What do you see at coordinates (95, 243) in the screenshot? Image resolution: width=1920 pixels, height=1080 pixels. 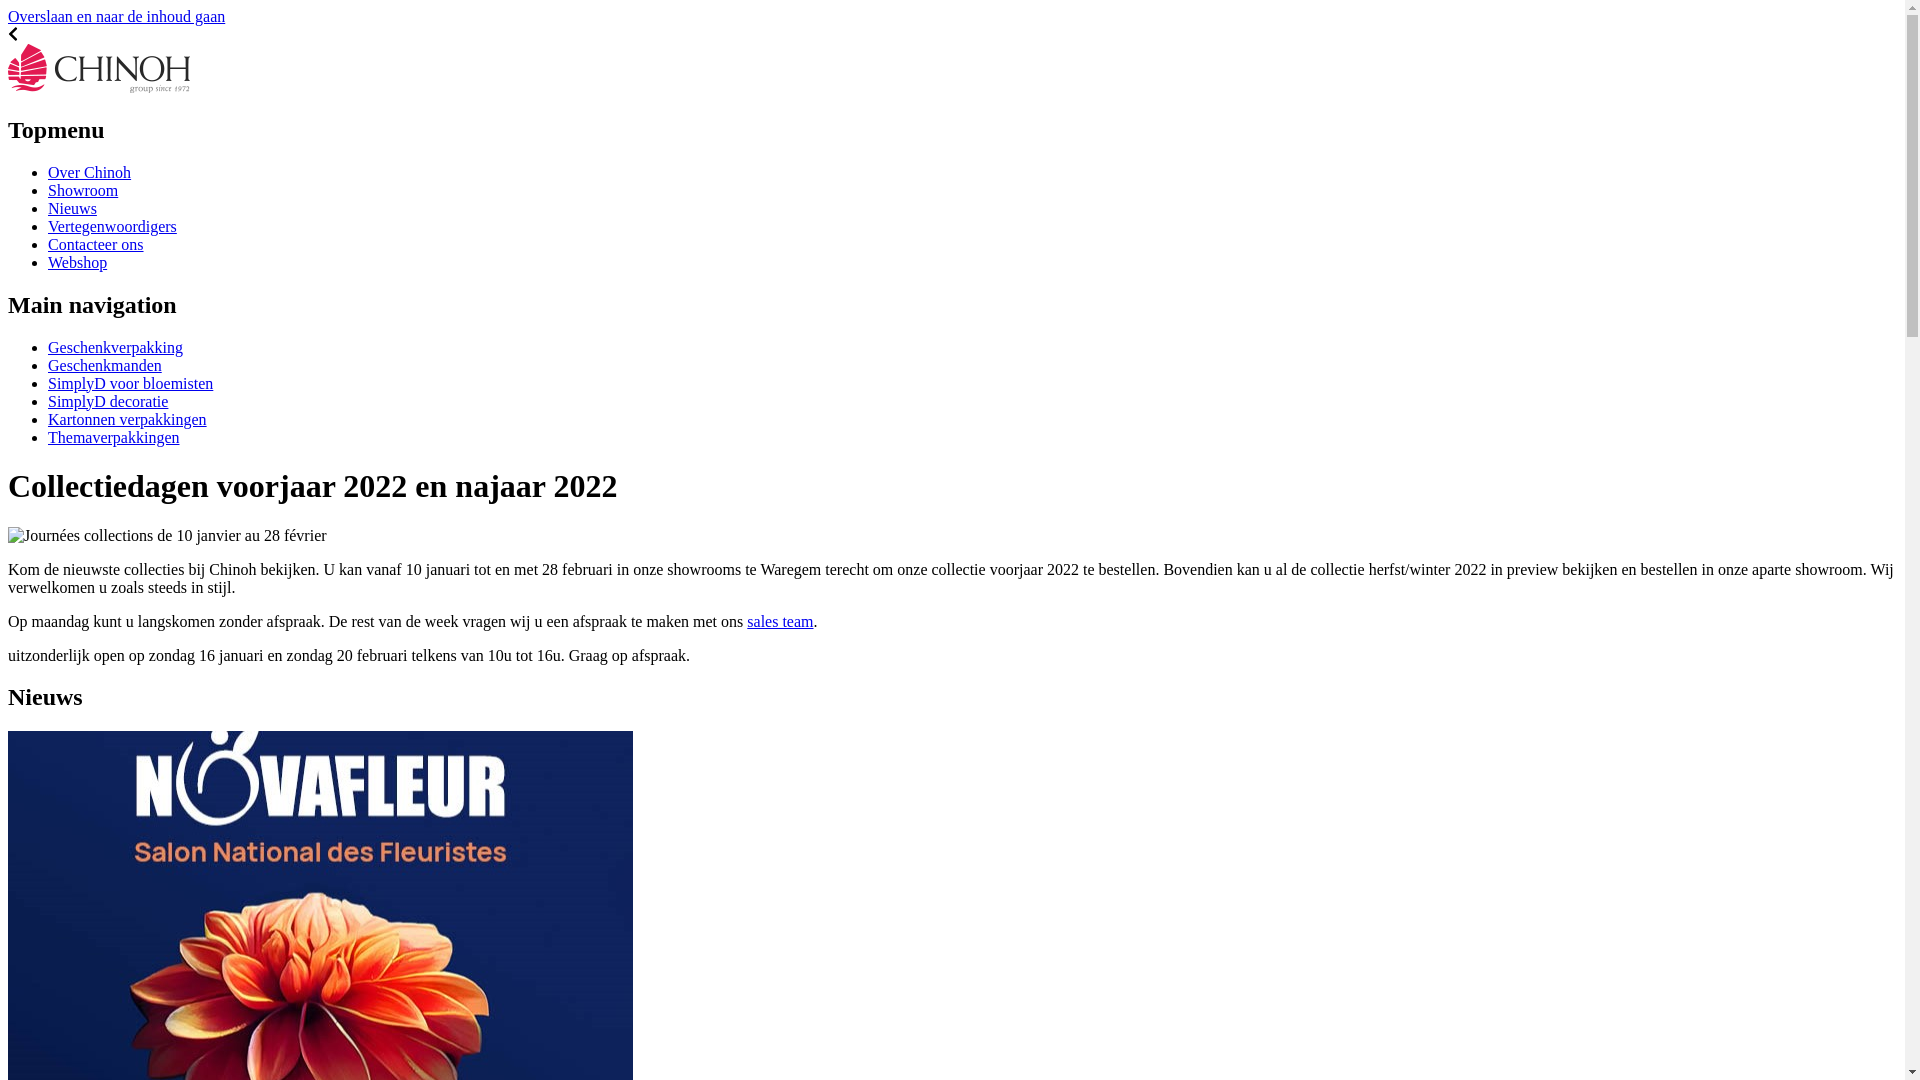 I see `'Contacteer ons'` at bounding box center [95, 243].